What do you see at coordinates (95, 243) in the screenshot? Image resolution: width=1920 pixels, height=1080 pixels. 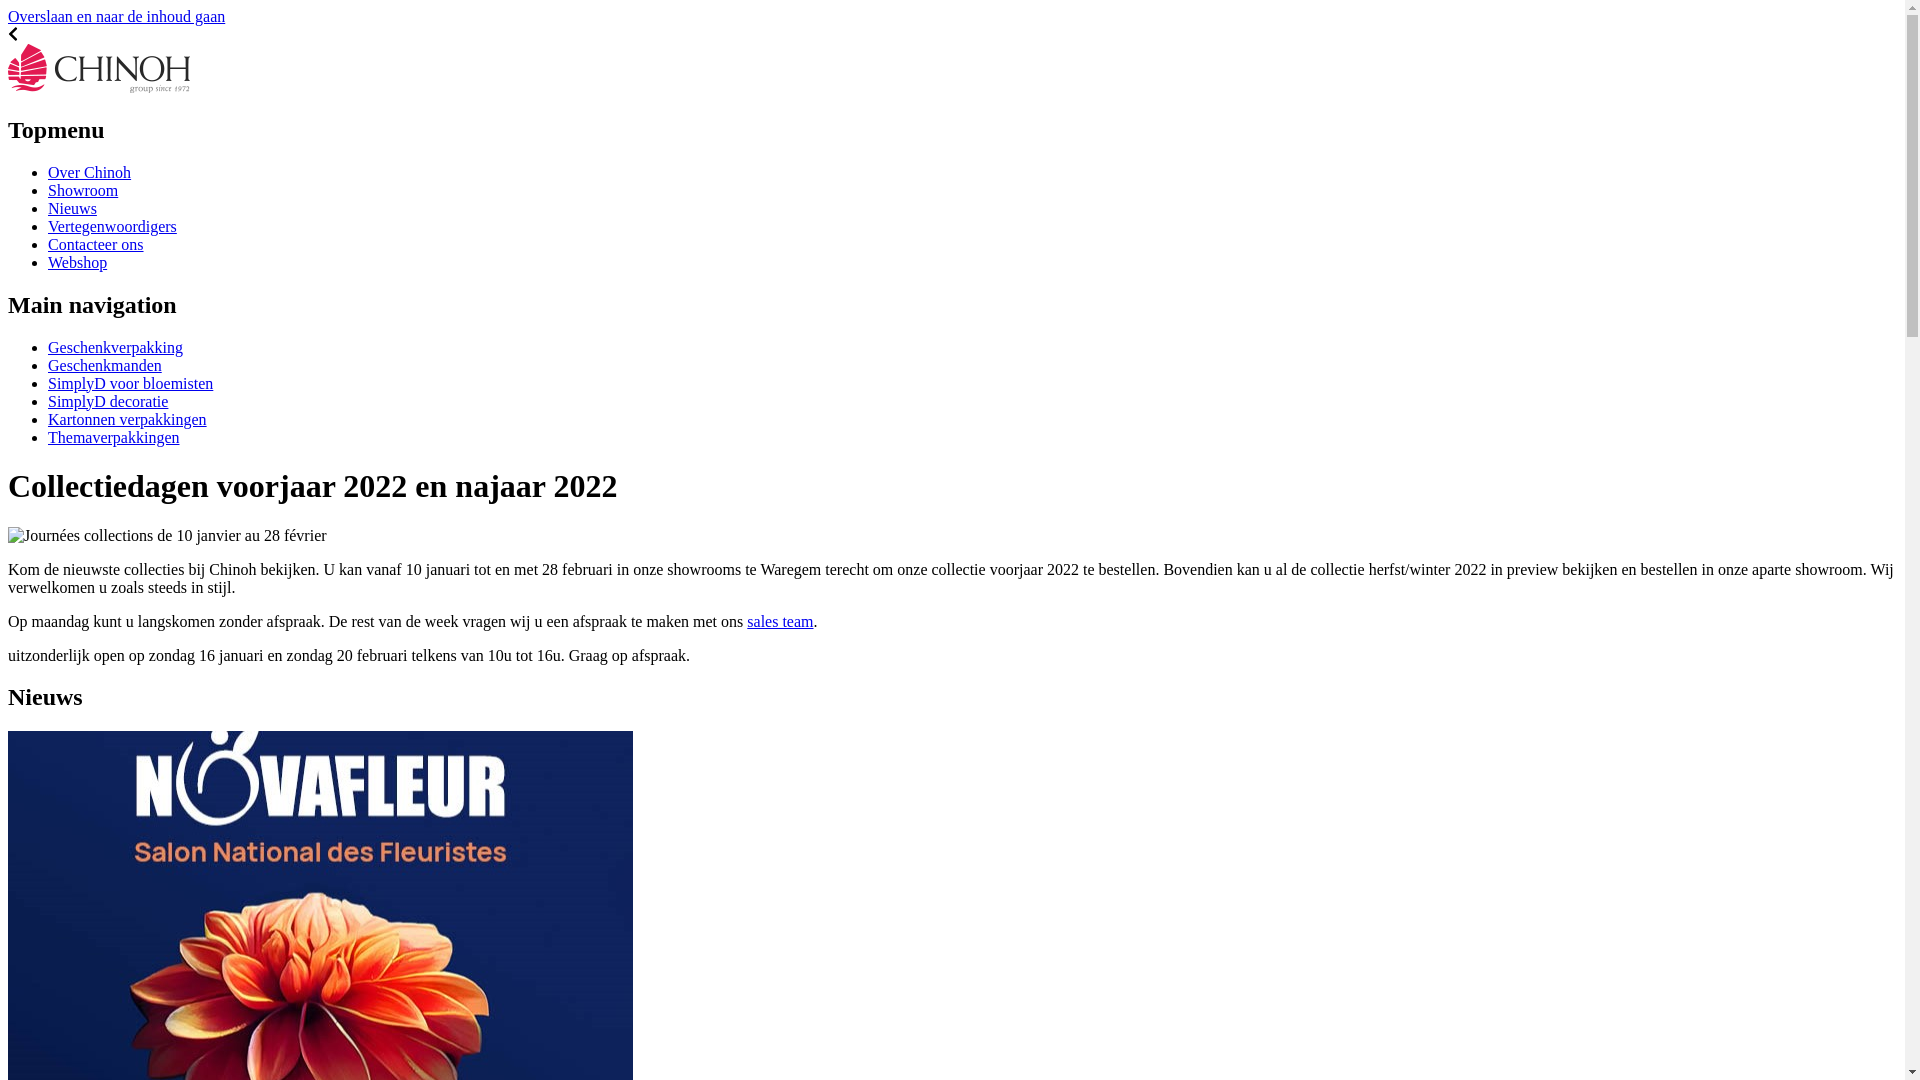 I see `'Contacteer ons'` at bounding box center [95, 243].